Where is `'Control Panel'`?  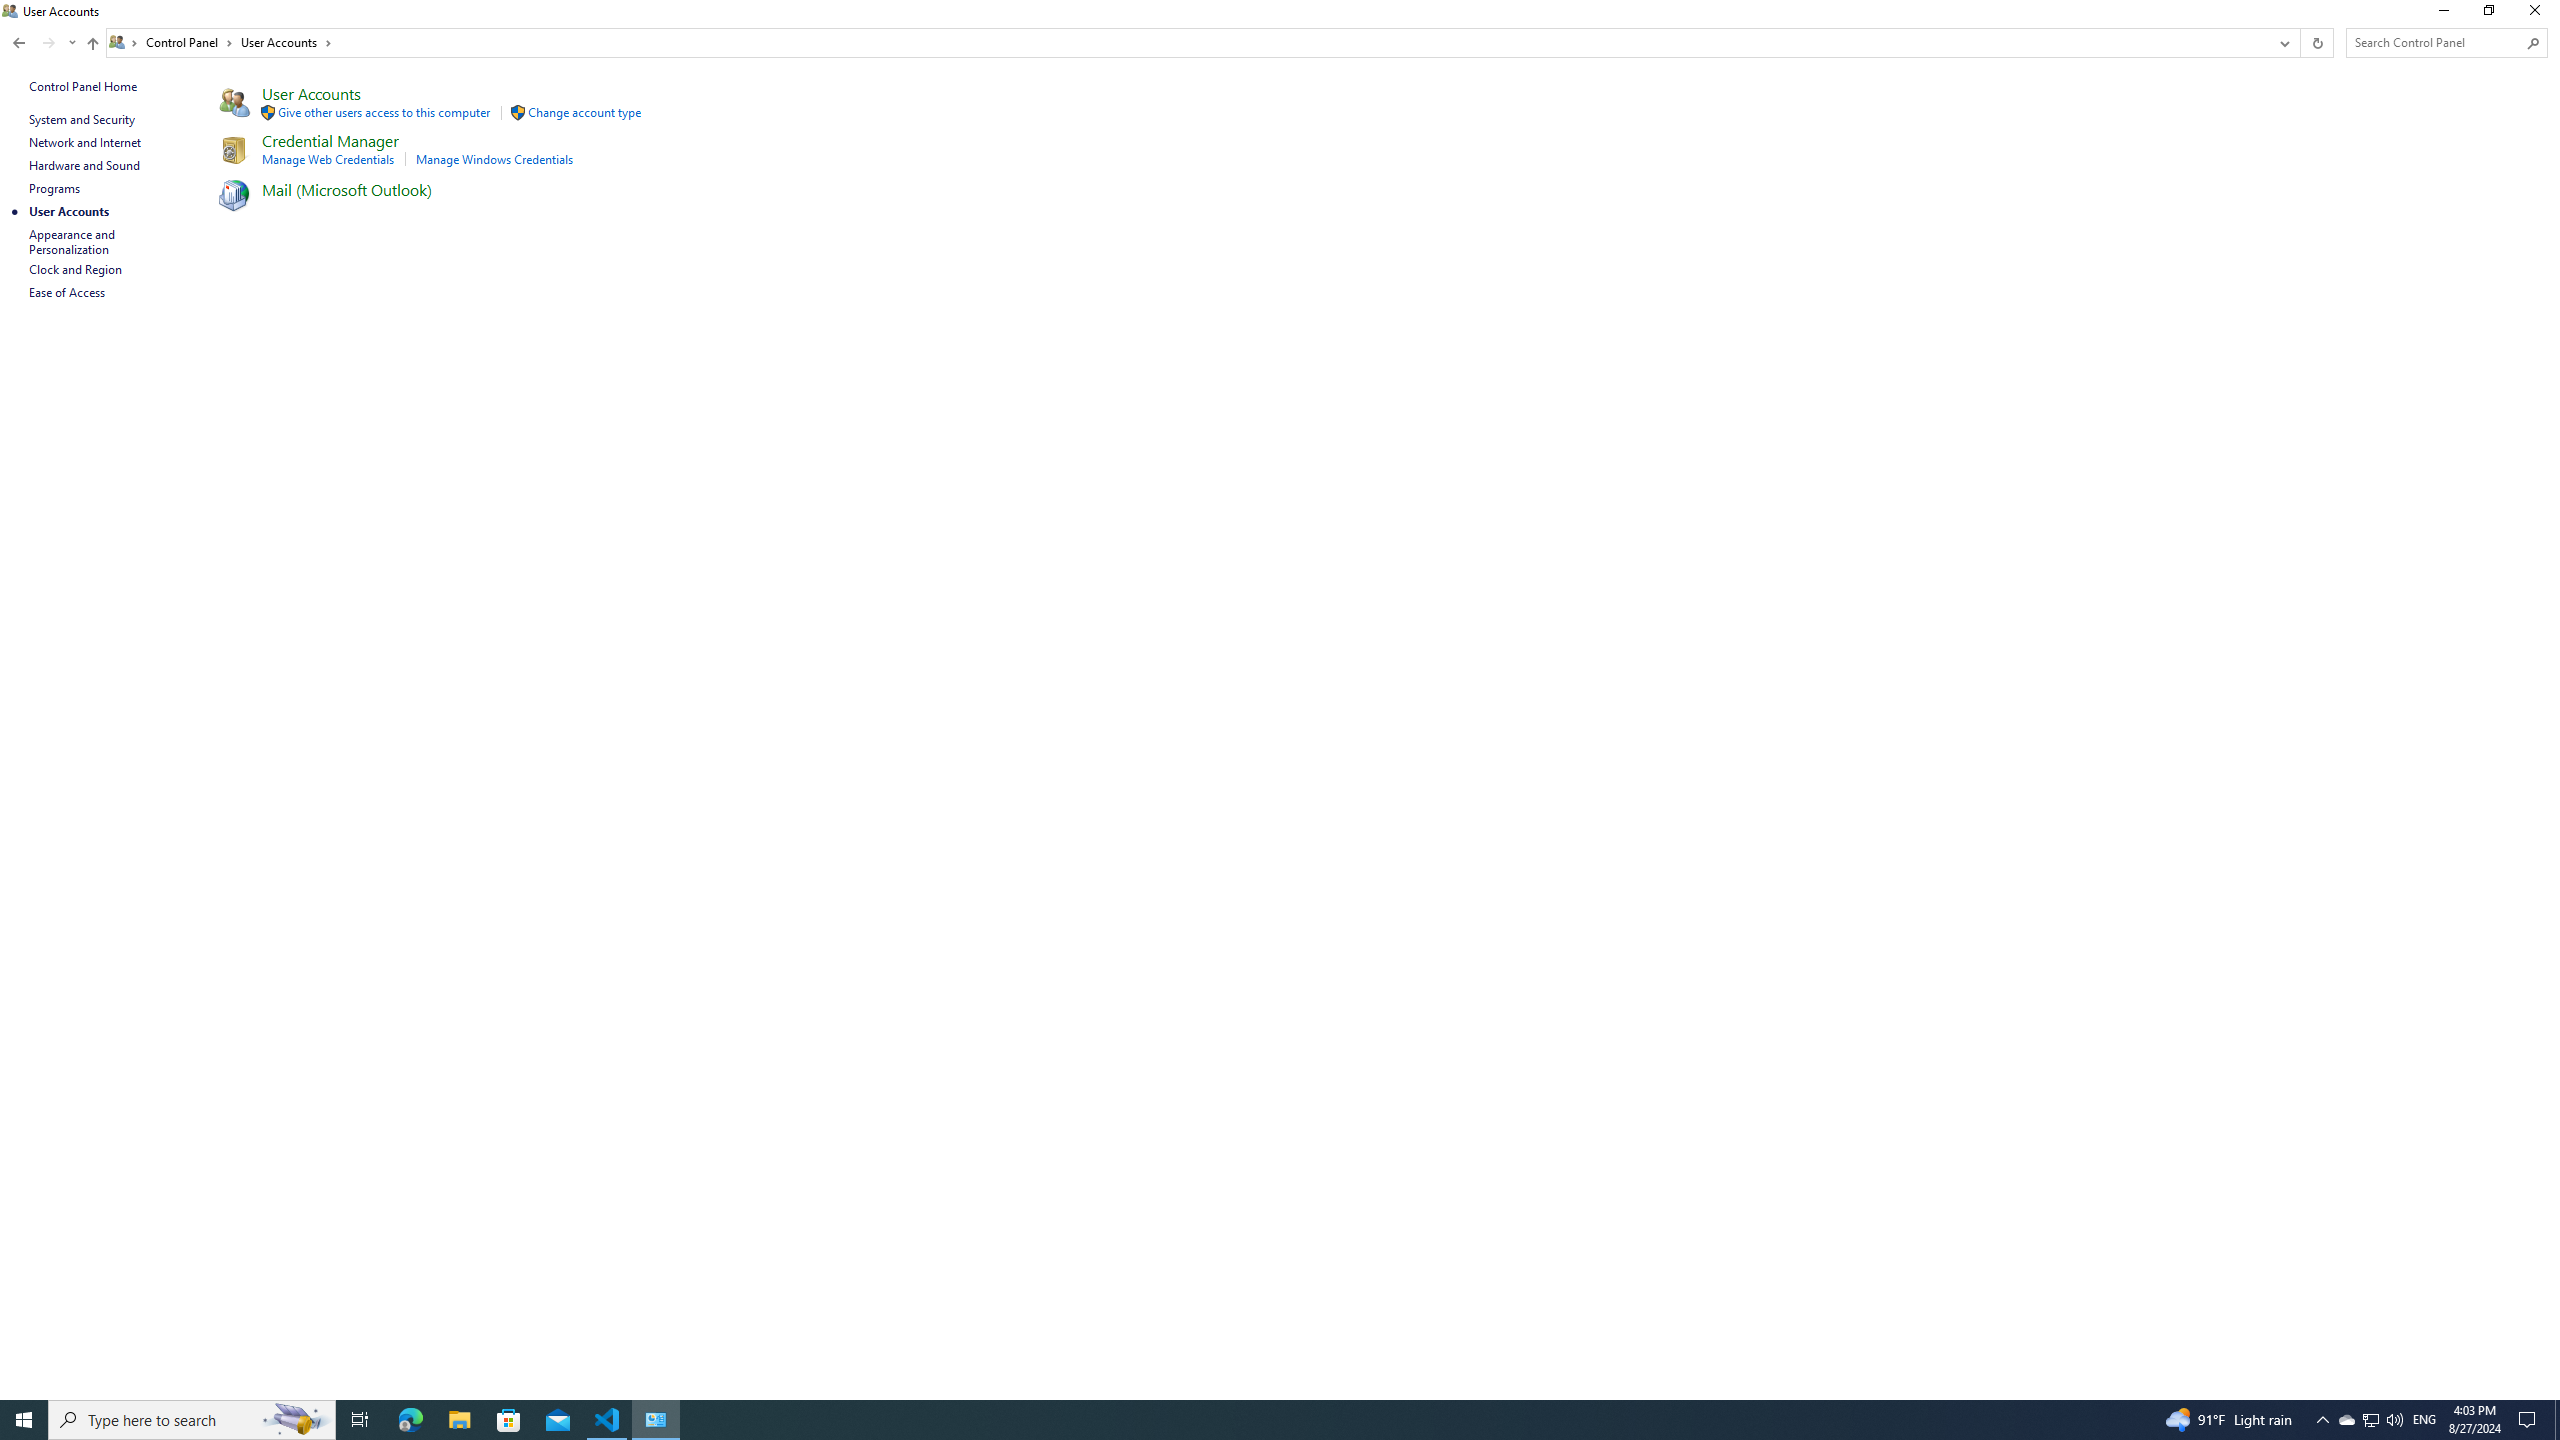
'Control Panel' is located at coordinates (188, 42).